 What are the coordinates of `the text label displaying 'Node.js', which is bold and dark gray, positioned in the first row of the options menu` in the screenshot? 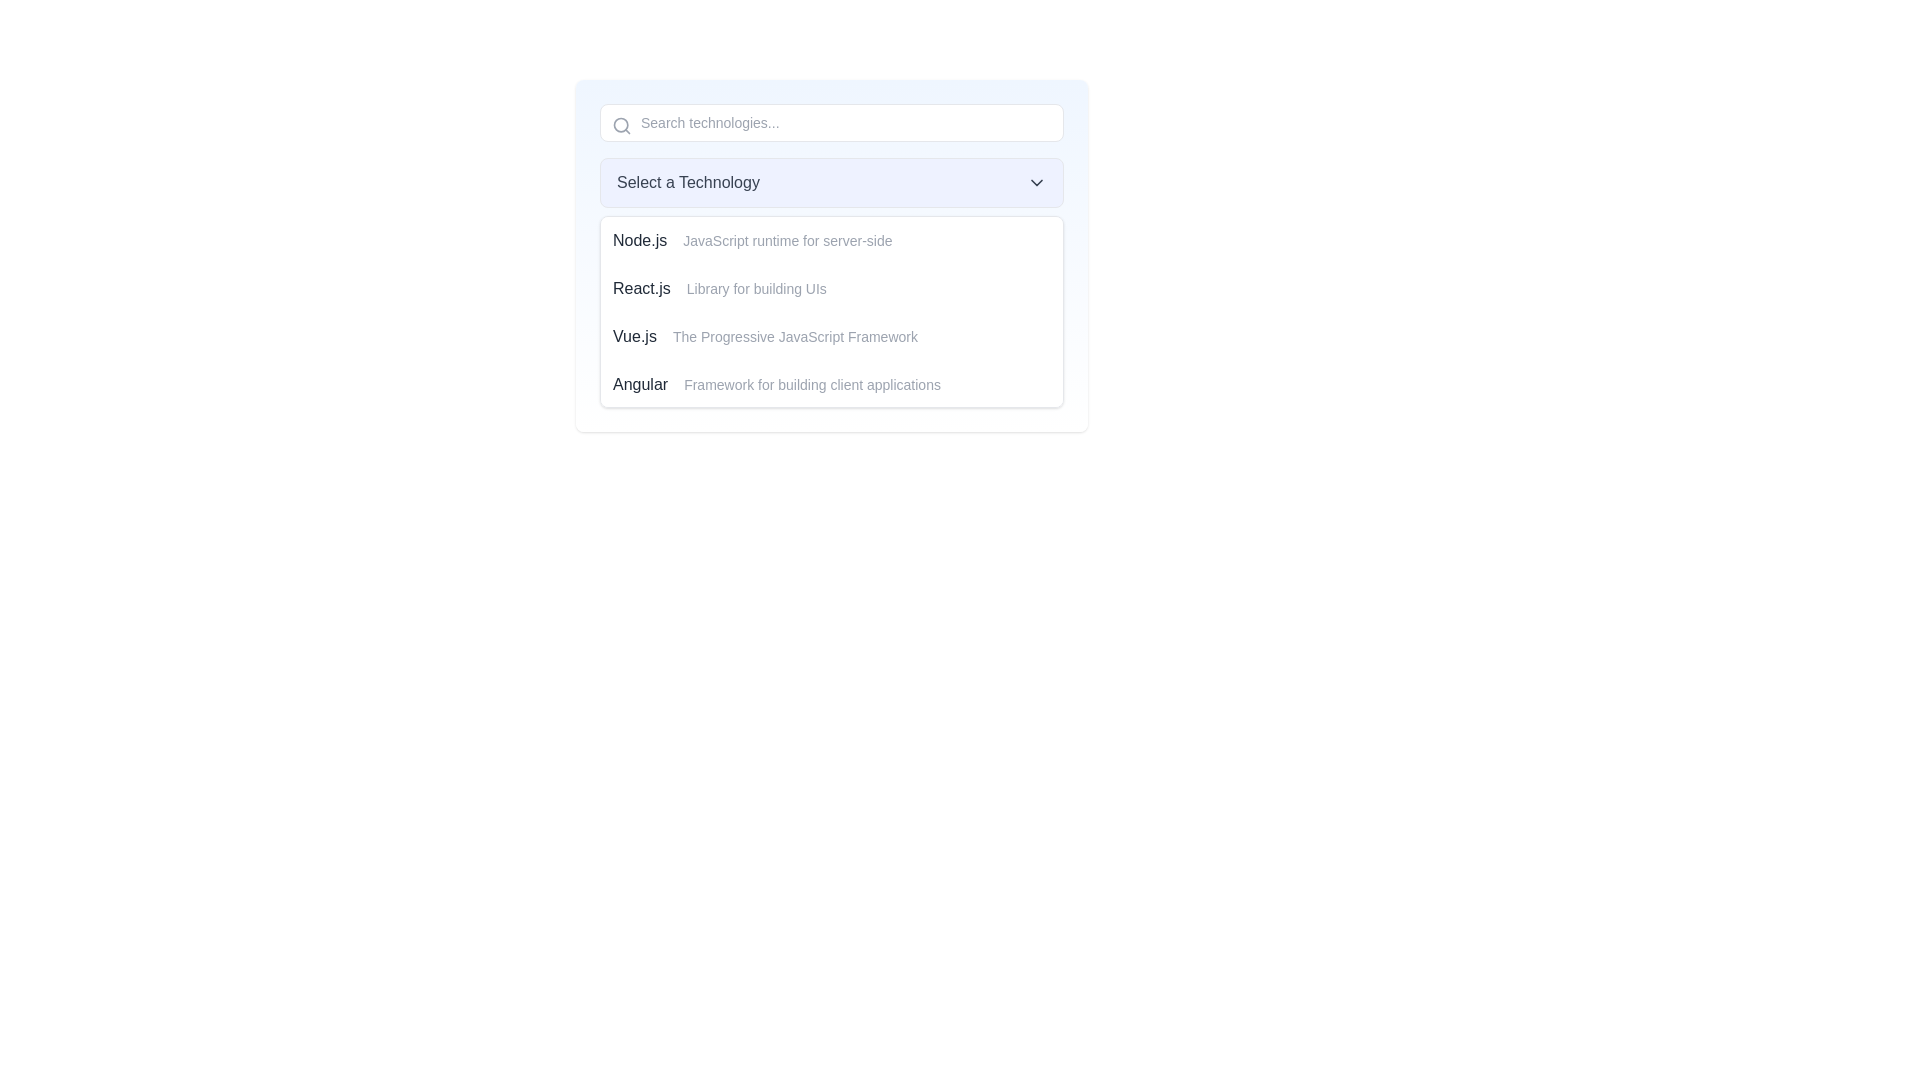 It's located at (640, 239).